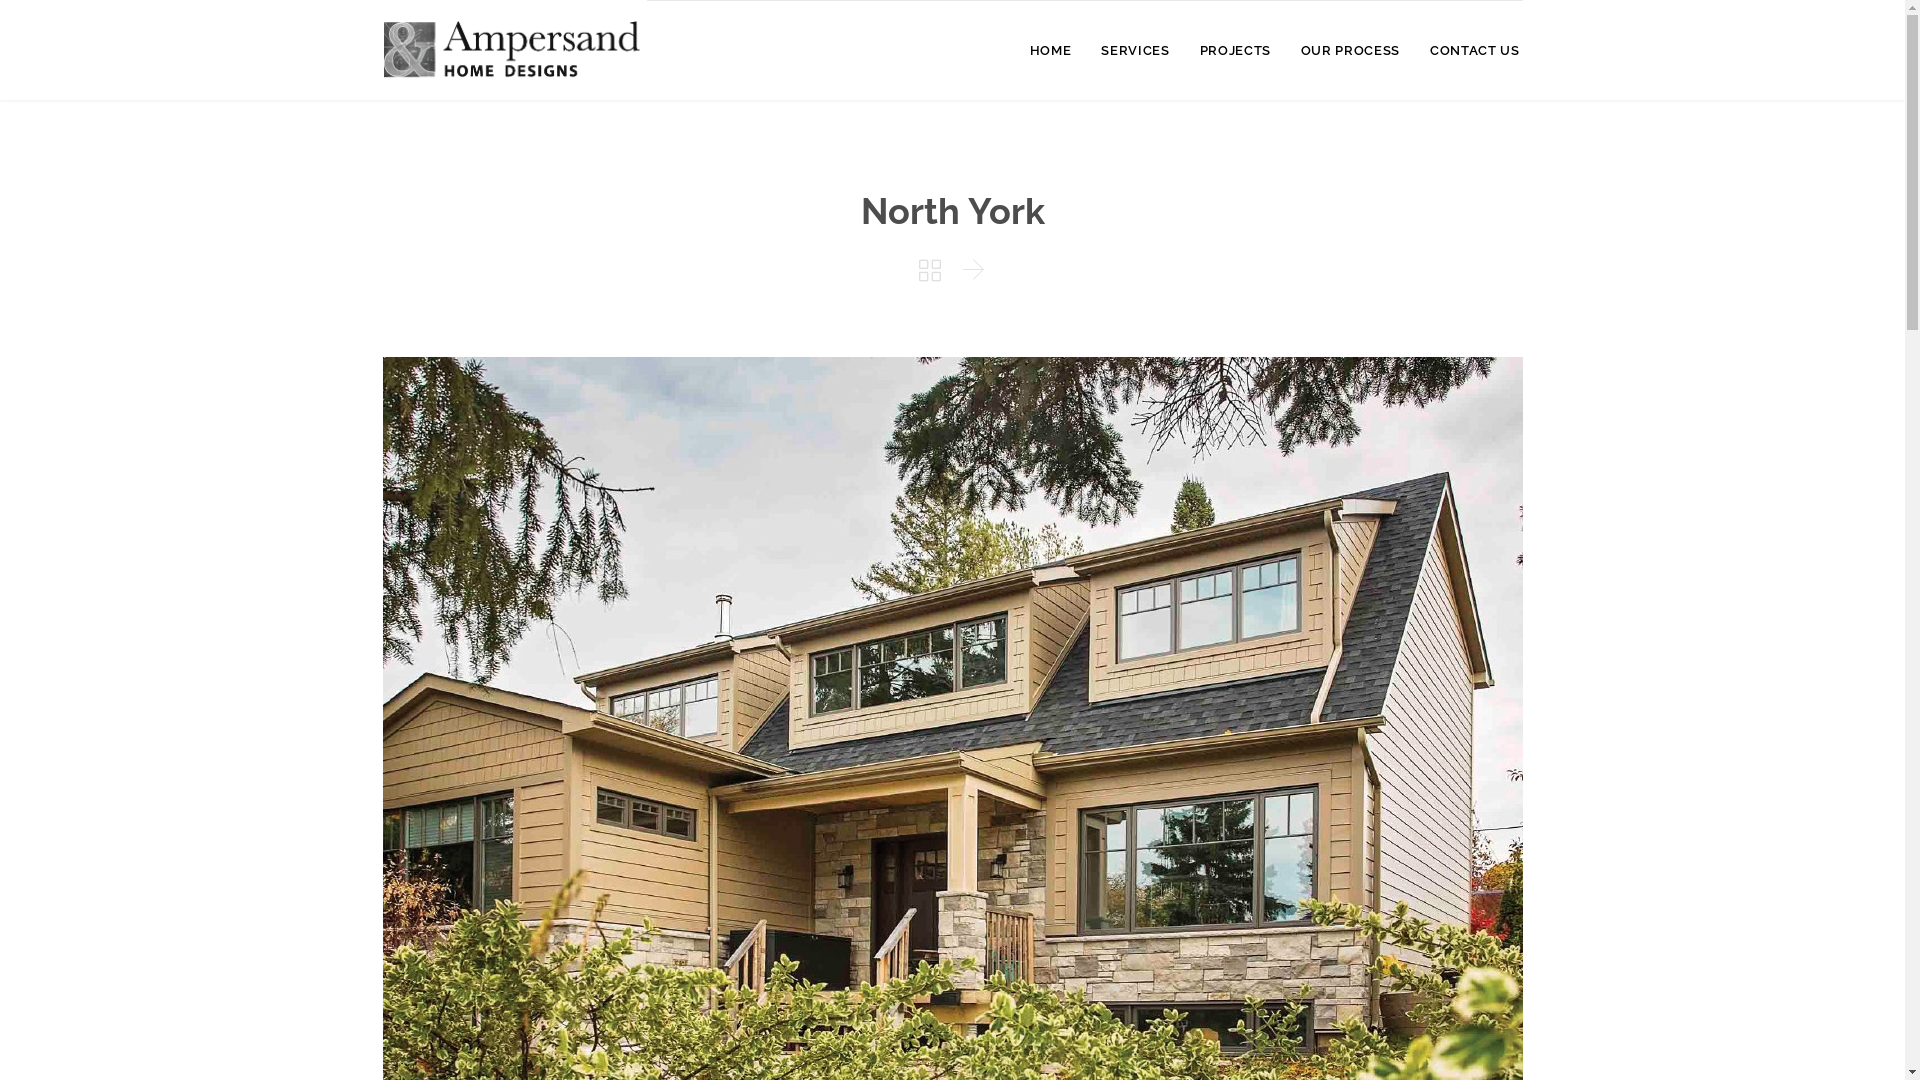 The image size is (1920, 1080). Describe the element at coordinates (1350, 51) in the screenshot. I see `'OUR PROCESS'` at that location.